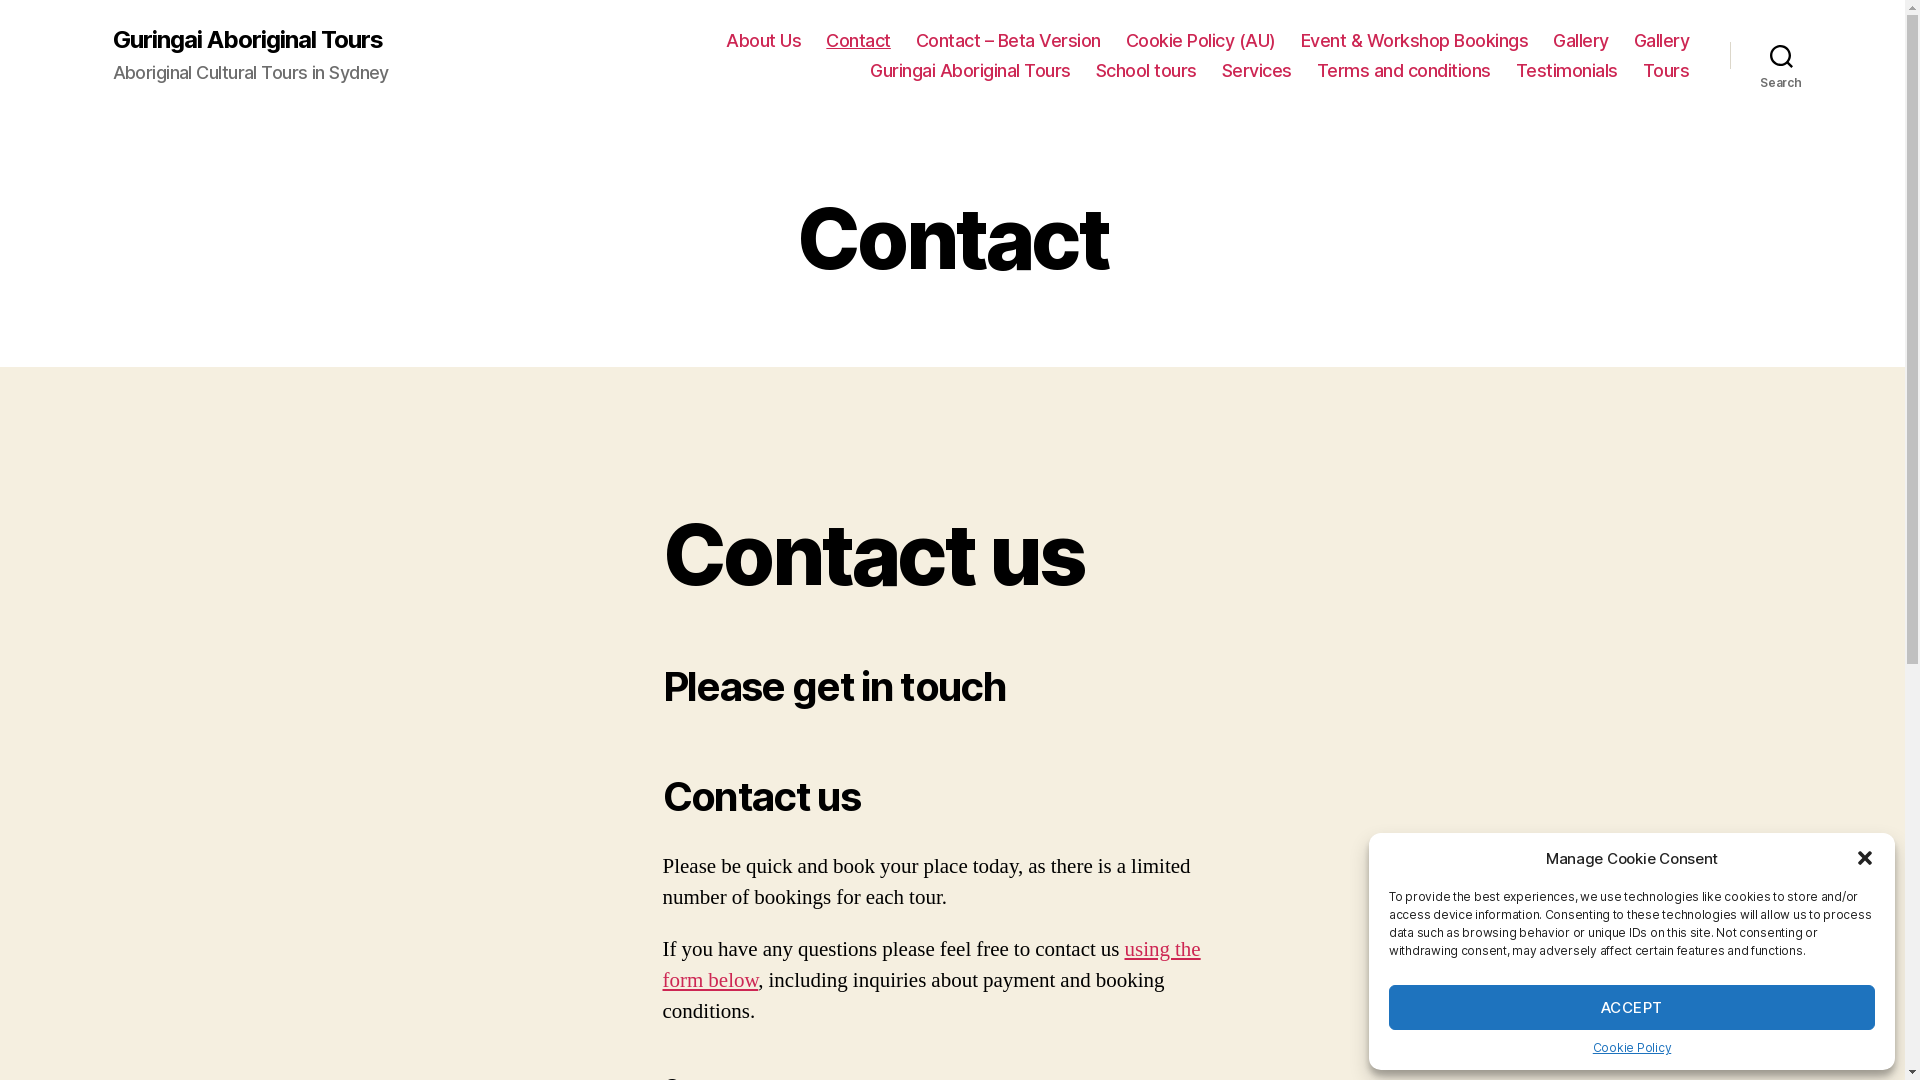 Image resolution: width=1920 pixels, height=1080 pixels. What do you see at coordinates (1516, 69) in the screenshot?
I see `'Testimonials'` at bounding box center [1516, 69].